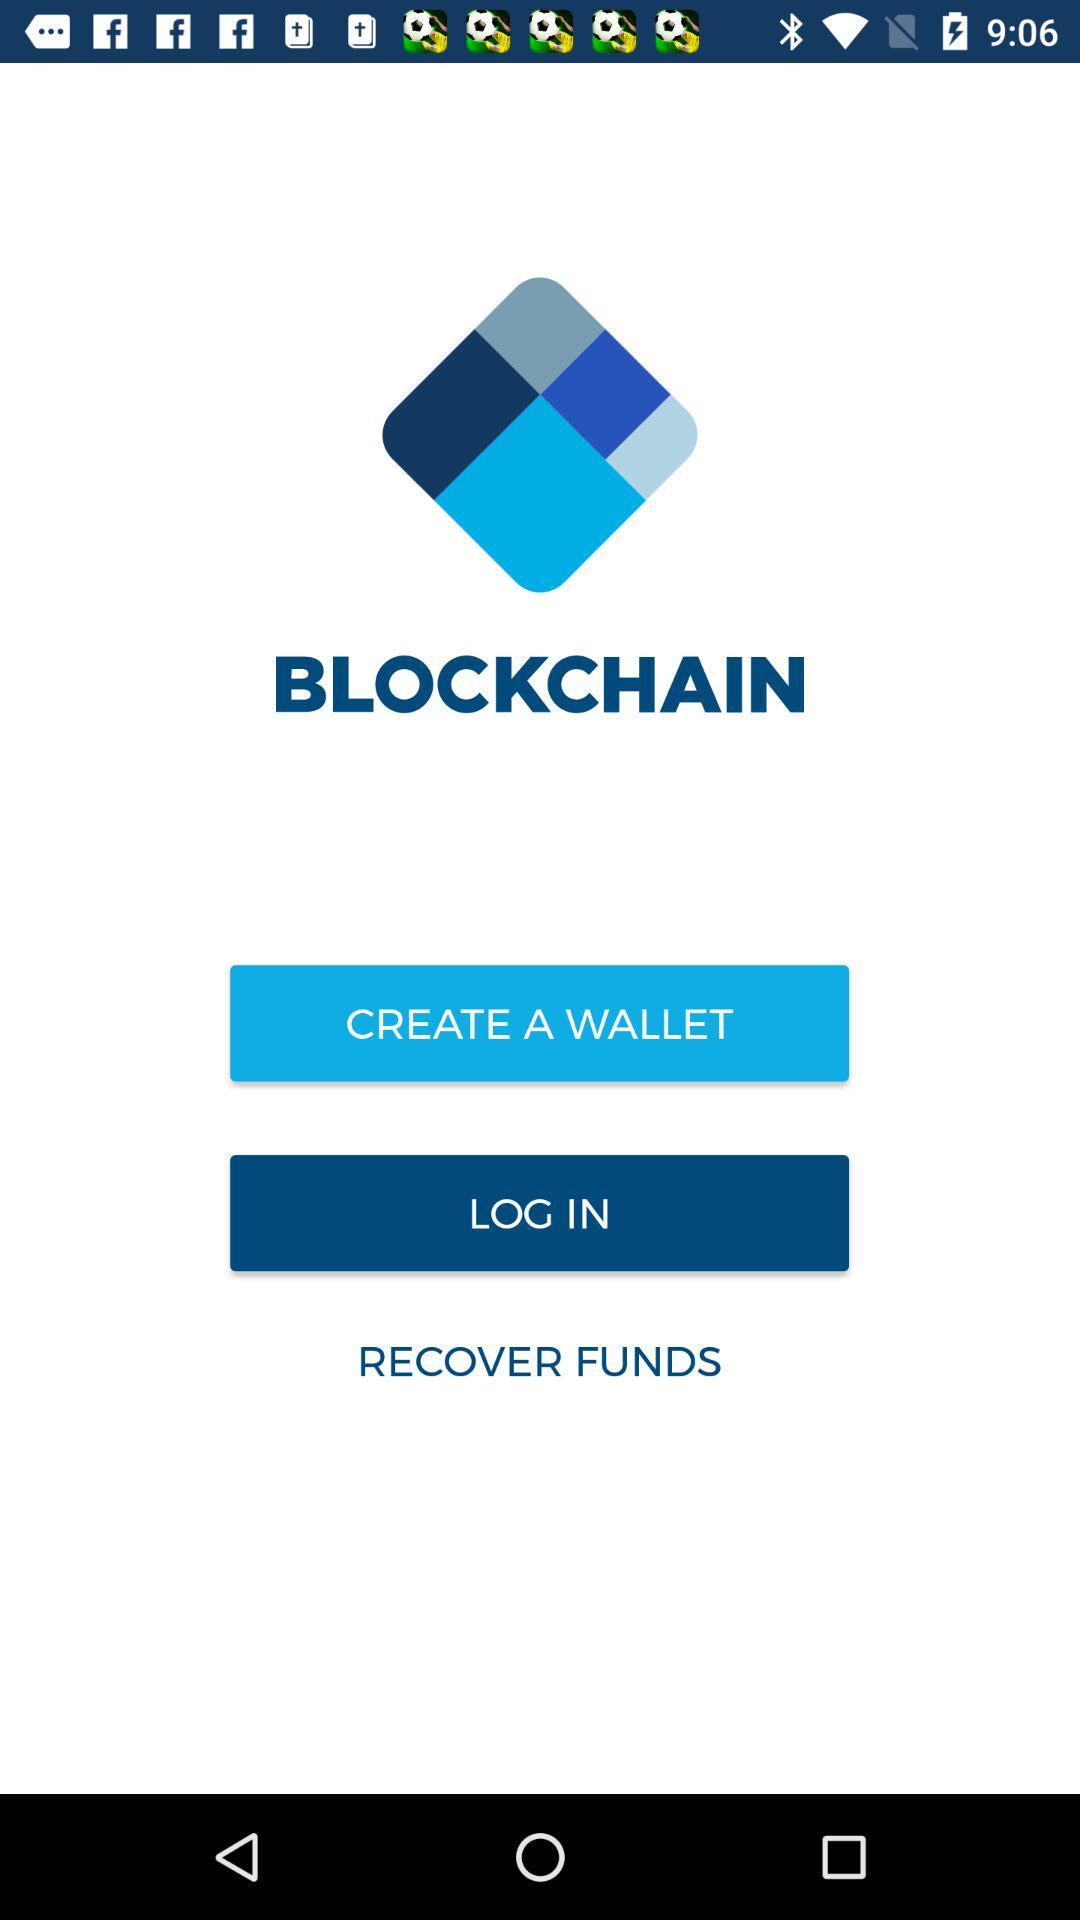 This screenshot has height=1920, width=1080. Describe the element at coordinates (538, 1212) in the screenshot. I see `the item below create a wallet item` at that location.